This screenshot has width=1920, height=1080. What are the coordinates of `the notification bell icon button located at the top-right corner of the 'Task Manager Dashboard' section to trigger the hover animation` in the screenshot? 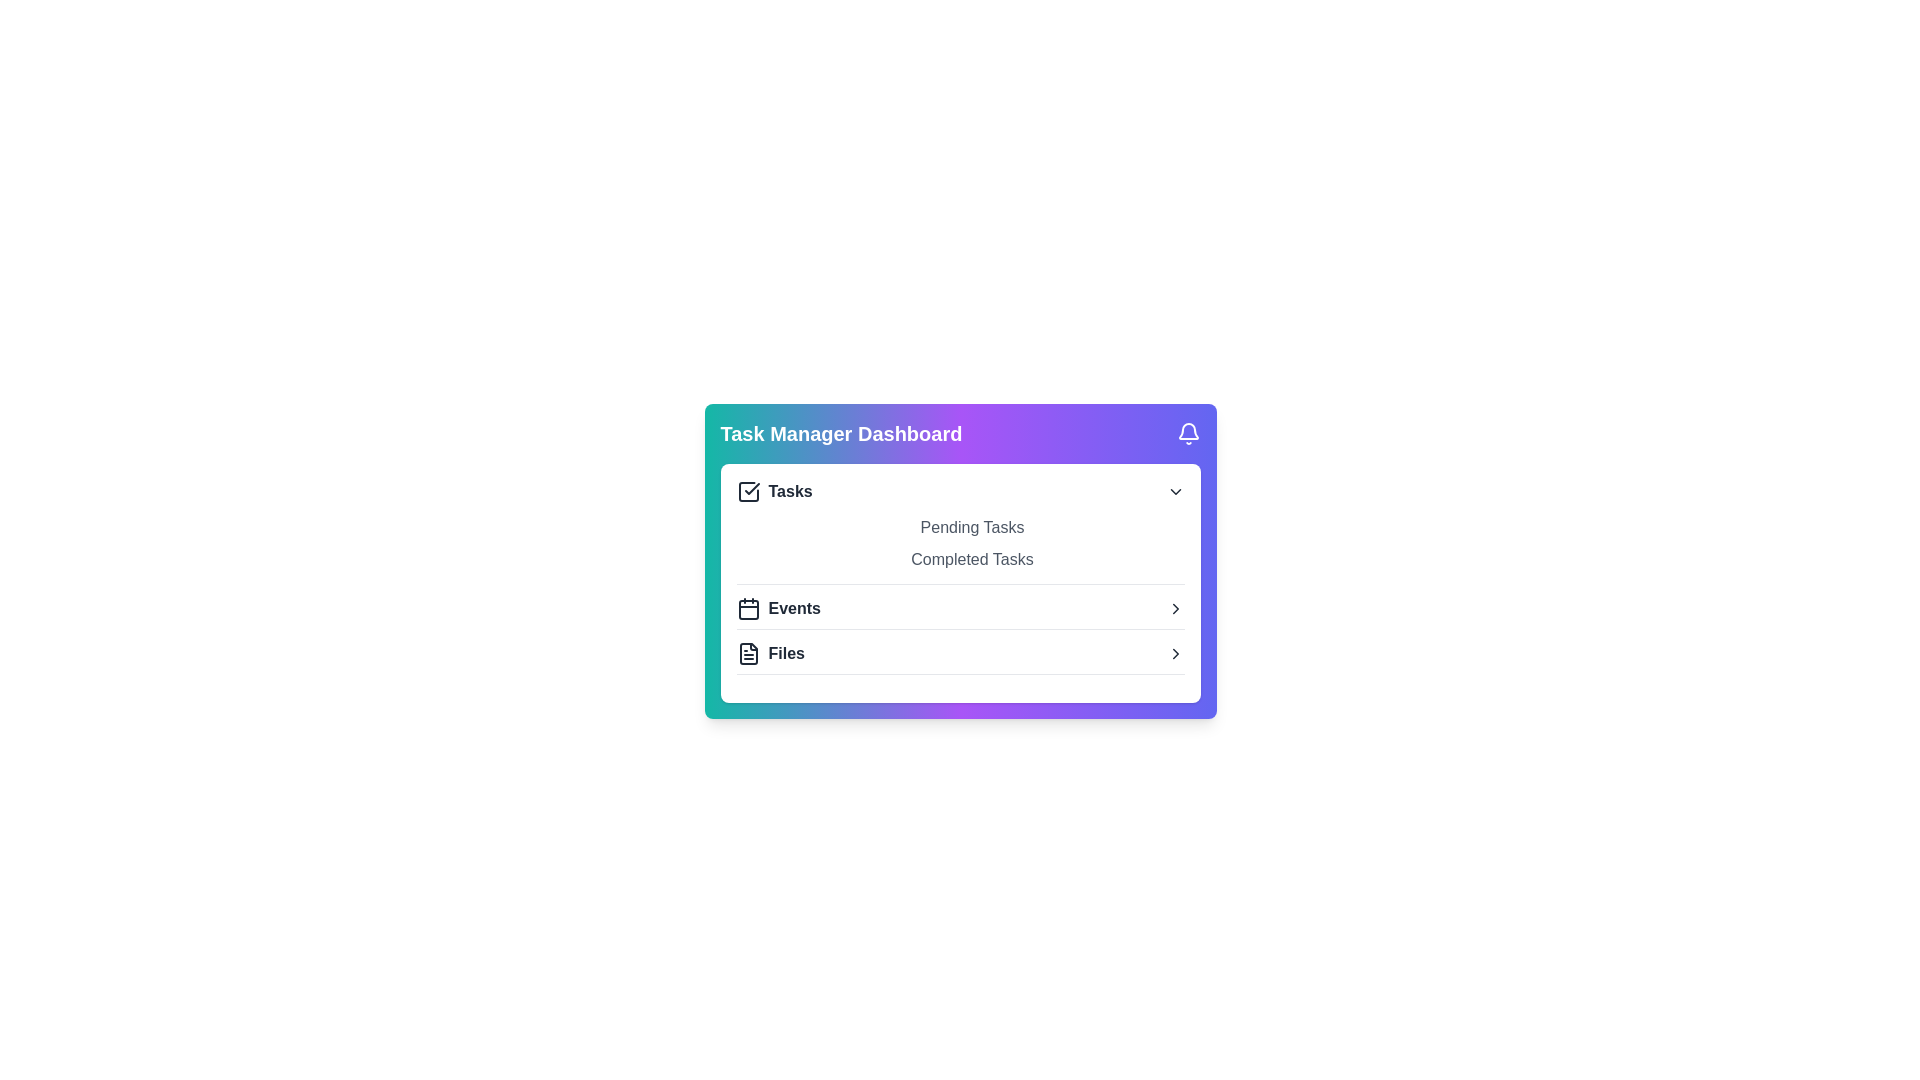 It's located at (1188, 433).